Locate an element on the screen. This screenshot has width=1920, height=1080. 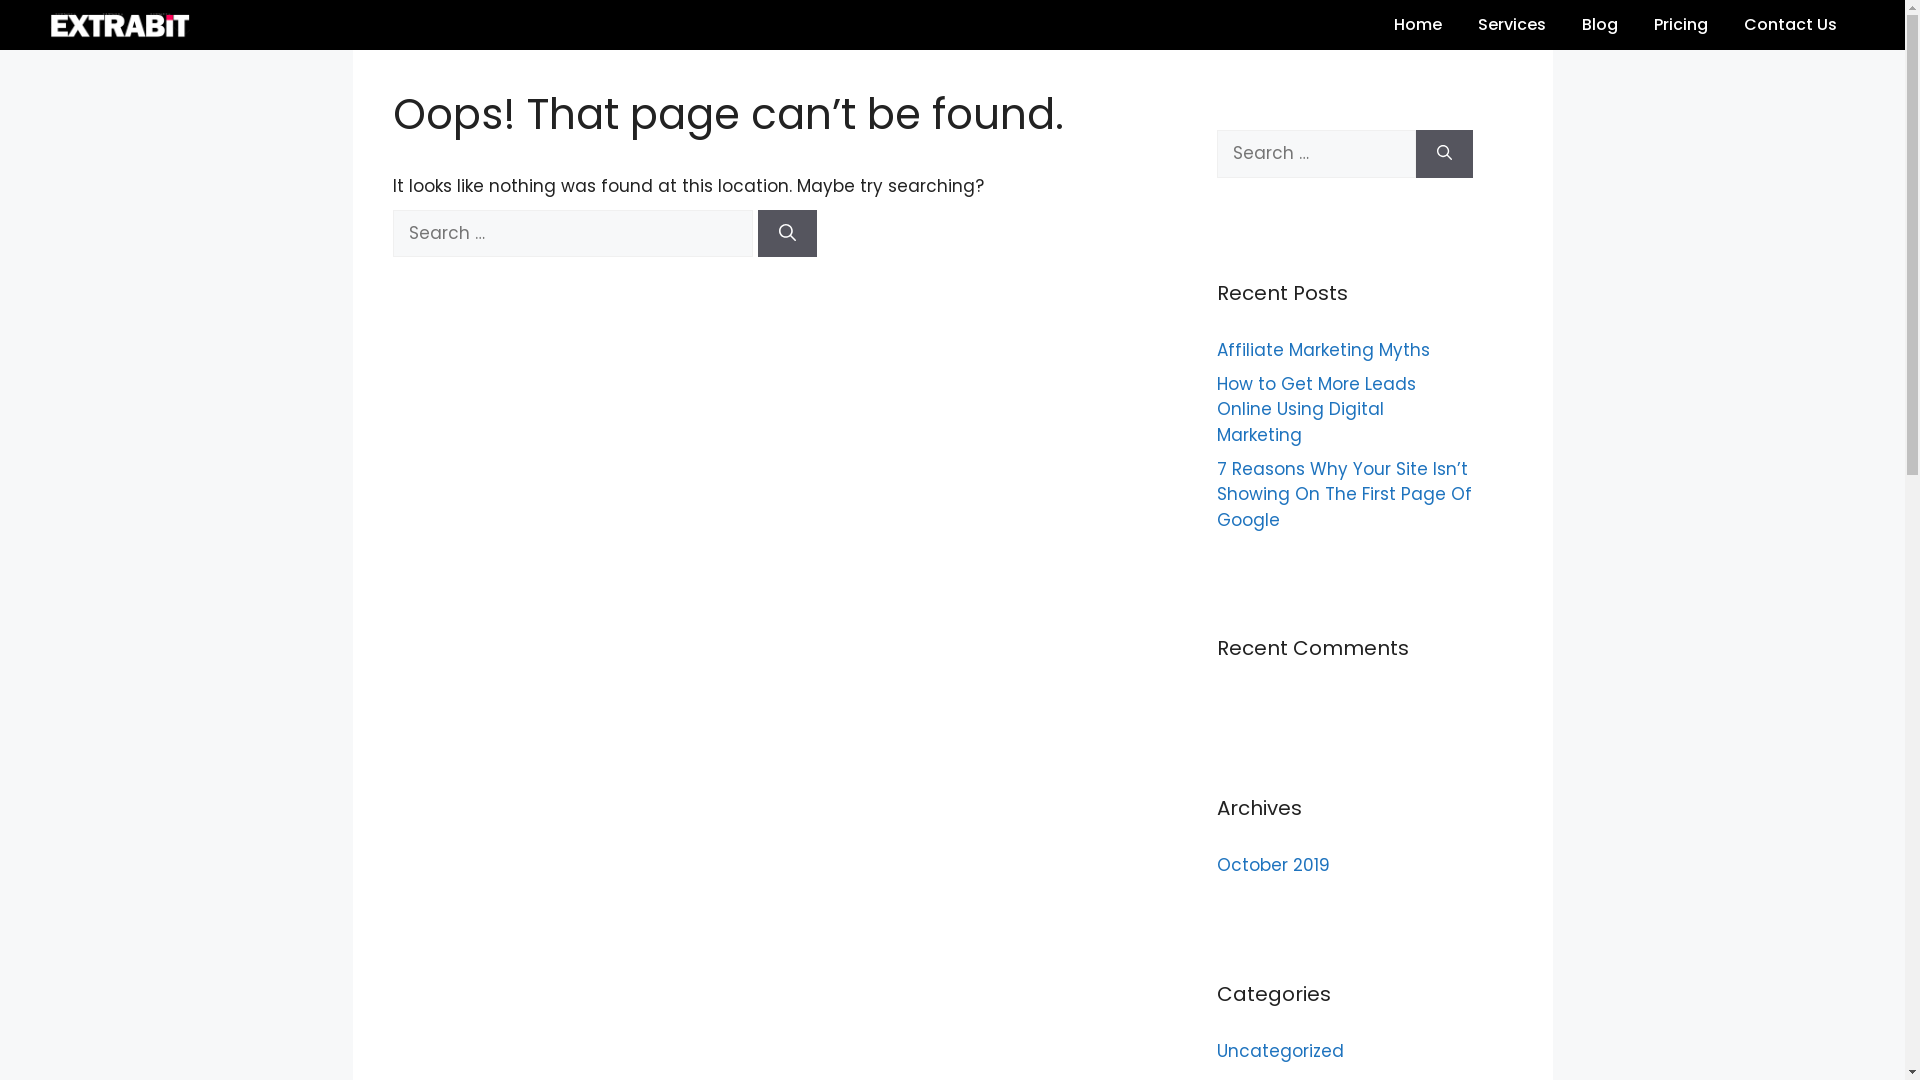
'Pricing' is located at coordinates (1680, 24).